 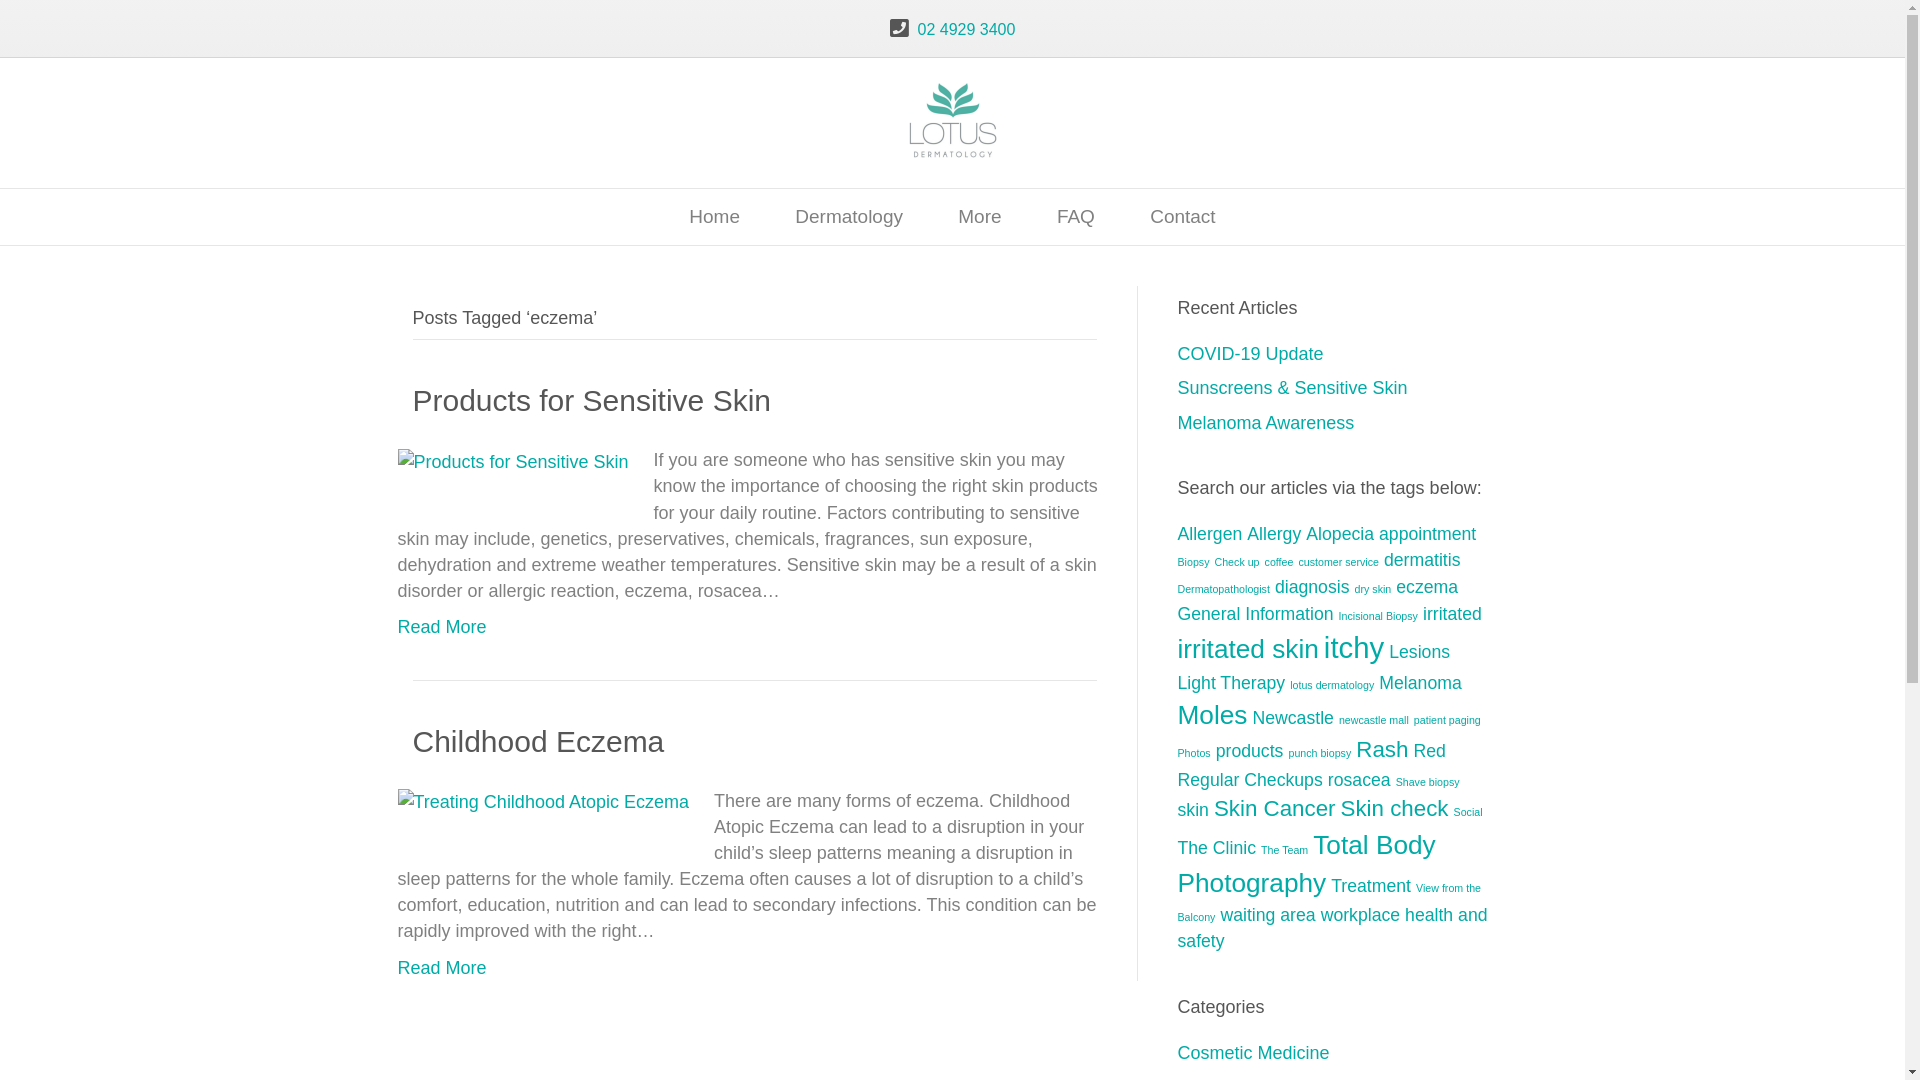 What do you see at coordinates (1421, 559) in the screenshot?
I see `'dermatitis'` at bounding box center [1421, 559].